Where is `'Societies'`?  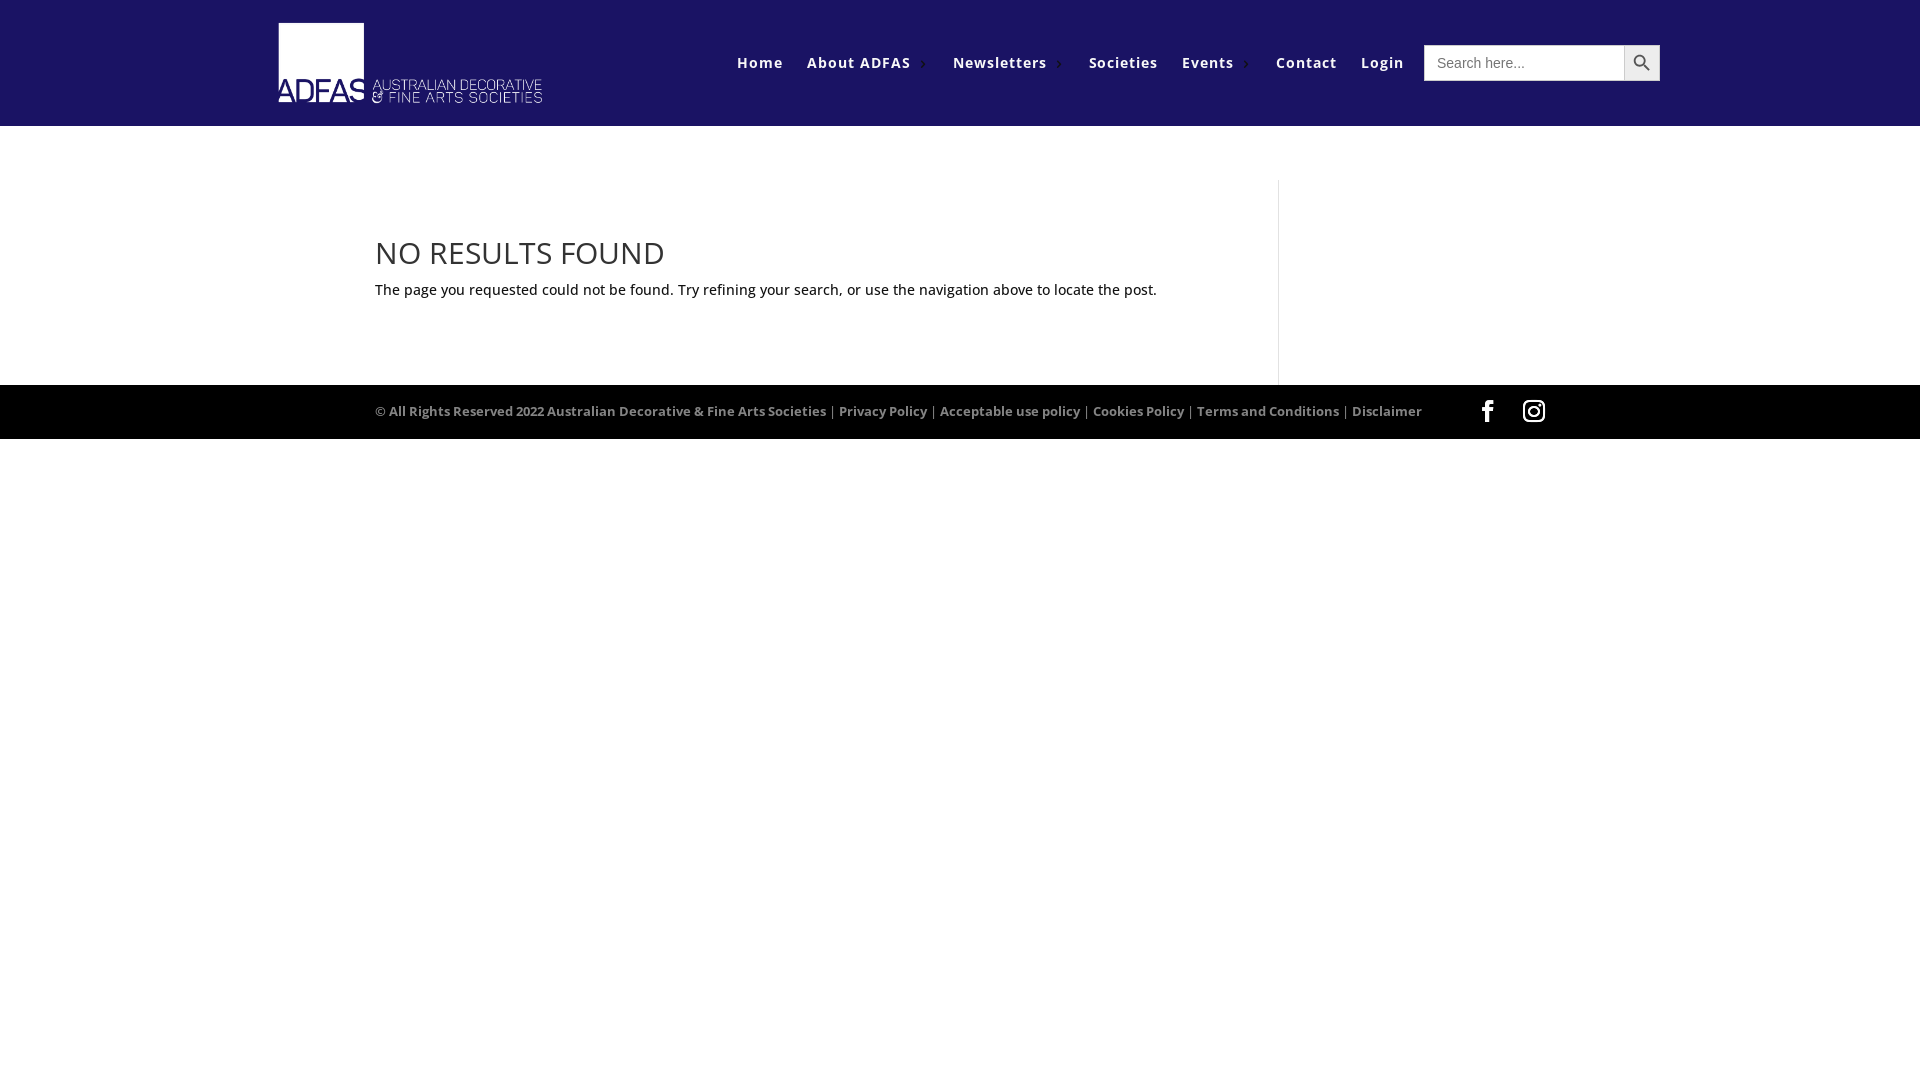 'Societies' is located at coordinates (1123, 61).